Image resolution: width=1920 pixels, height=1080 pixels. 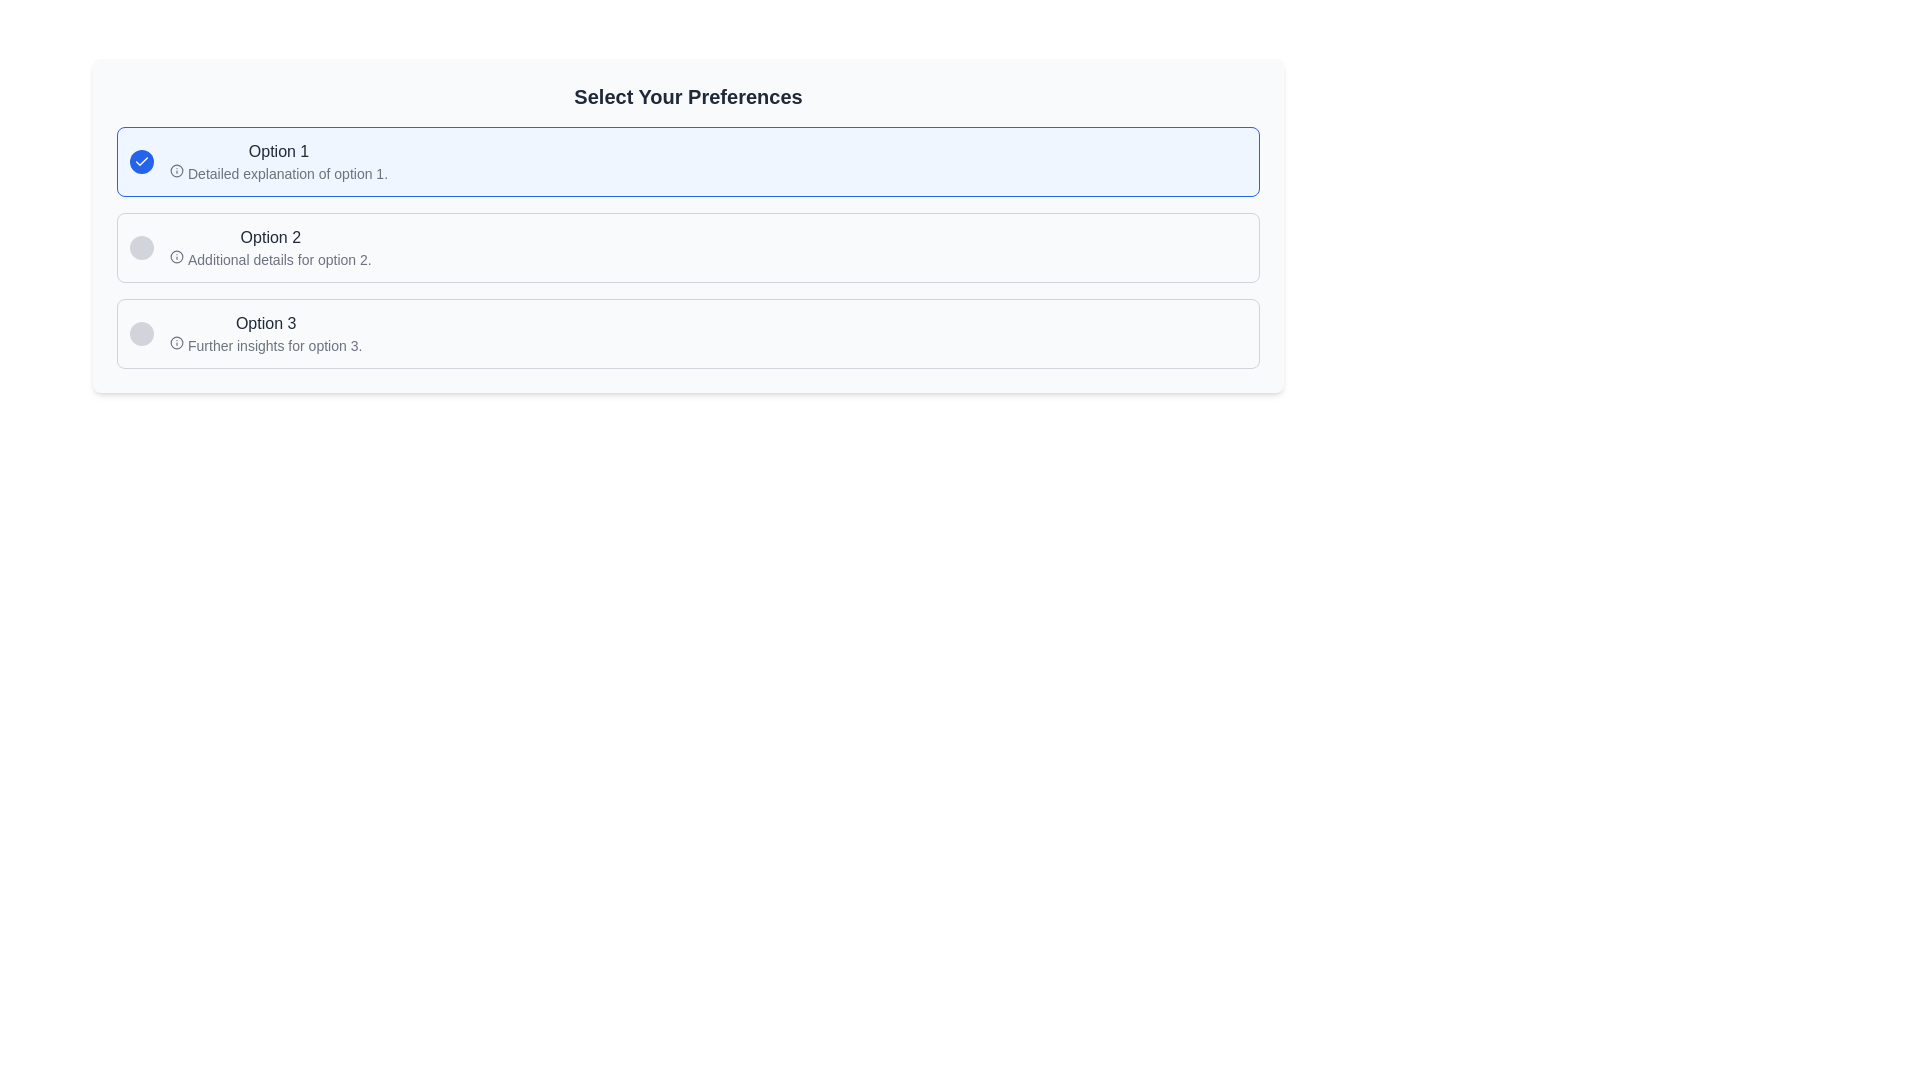 What do you see at coordinates (265, 333) in the screenshot?
I see `the informational icon next to 'Option 3'` at bounding box center [265, 333].